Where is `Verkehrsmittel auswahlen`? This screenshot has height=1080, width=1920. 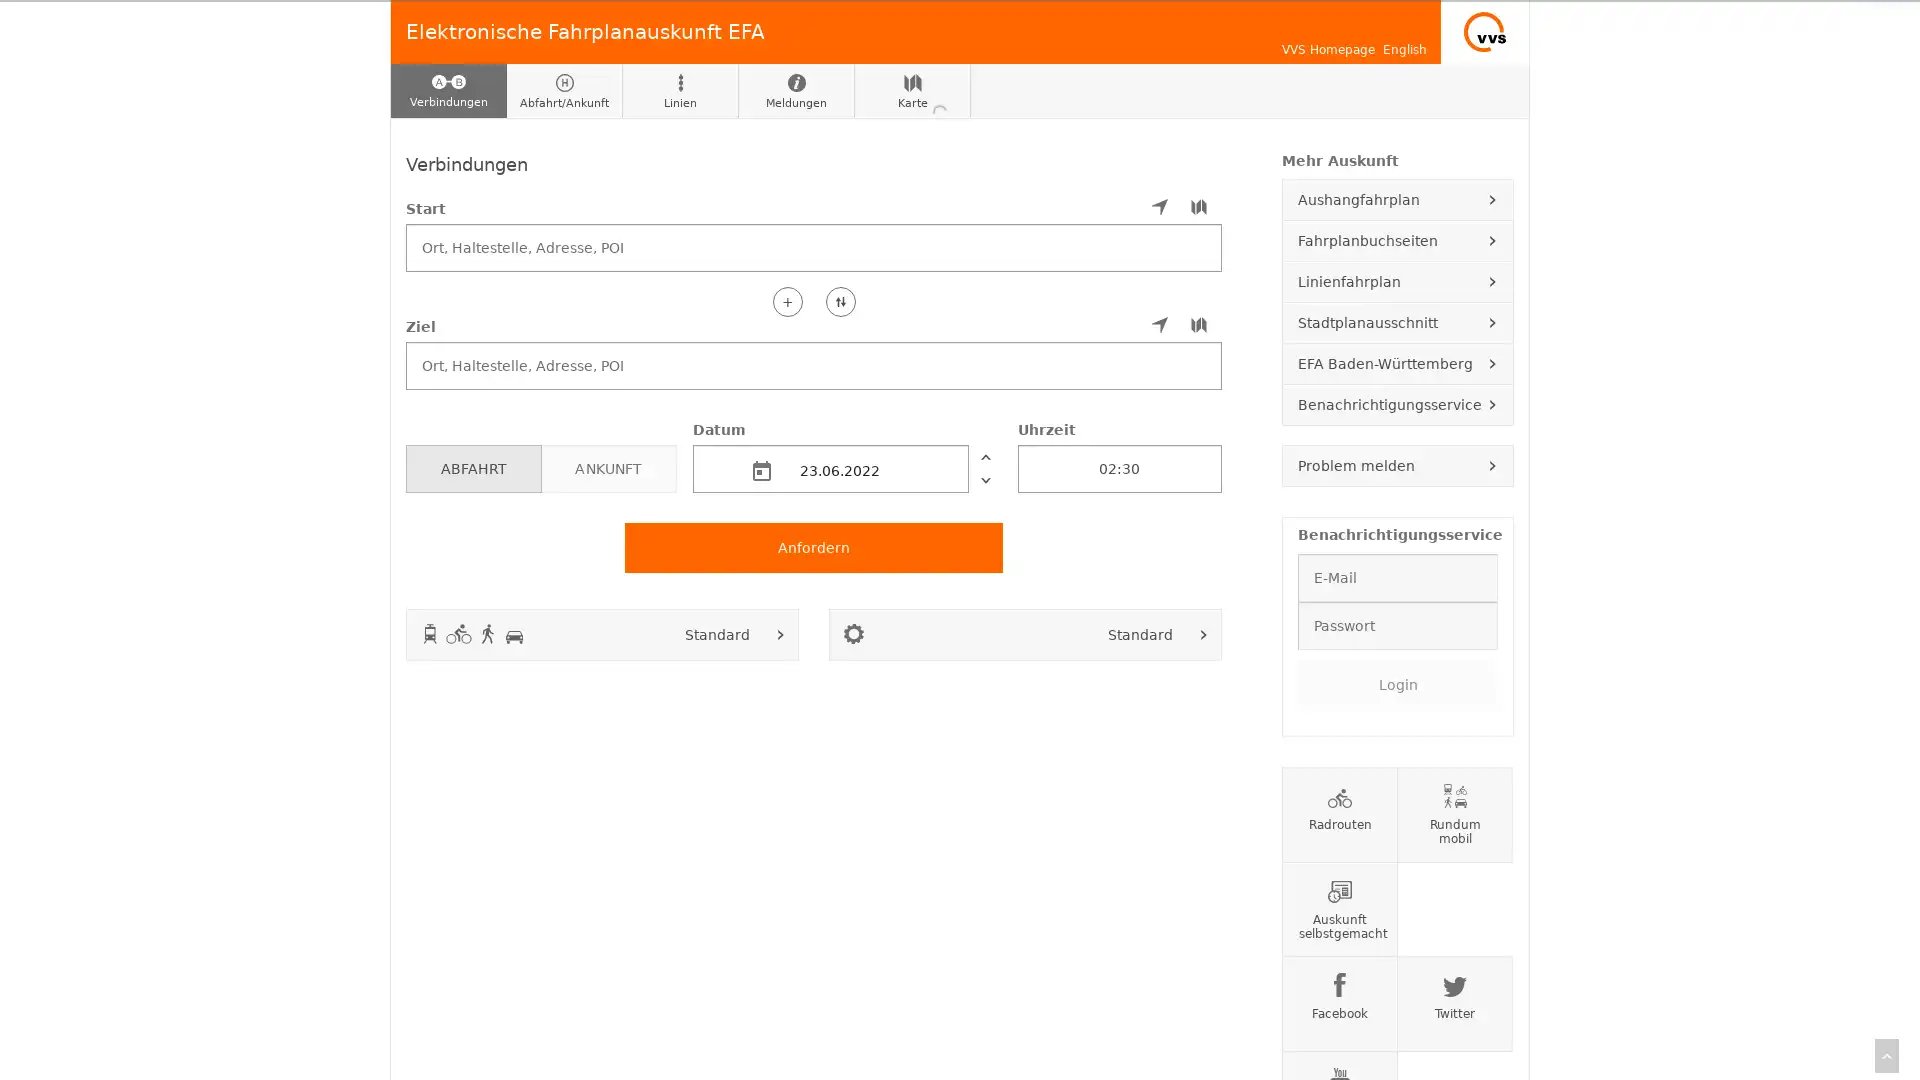 Verkehrsmittel auswahlen is located at coordinates (780, 633).